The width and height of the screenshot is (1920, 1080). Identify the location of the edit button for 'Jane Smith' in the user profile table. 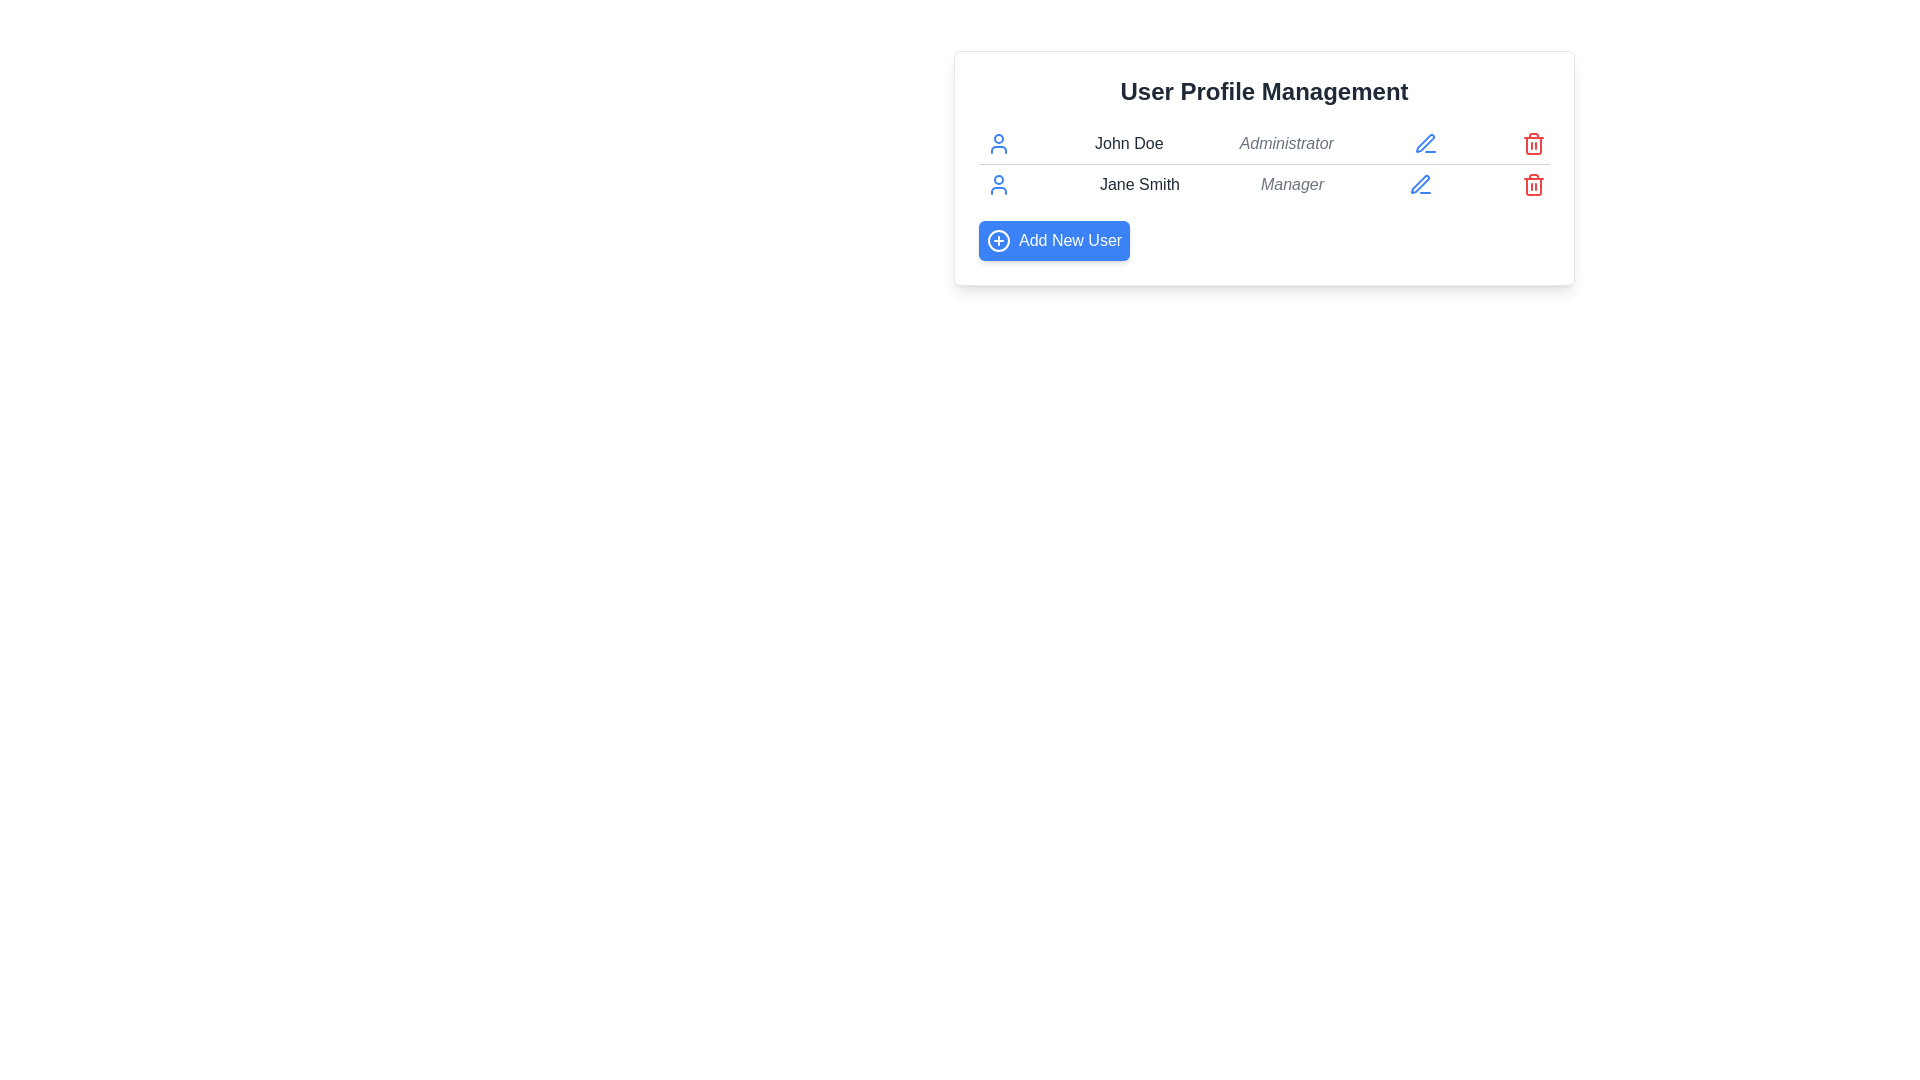
(1419, 185).